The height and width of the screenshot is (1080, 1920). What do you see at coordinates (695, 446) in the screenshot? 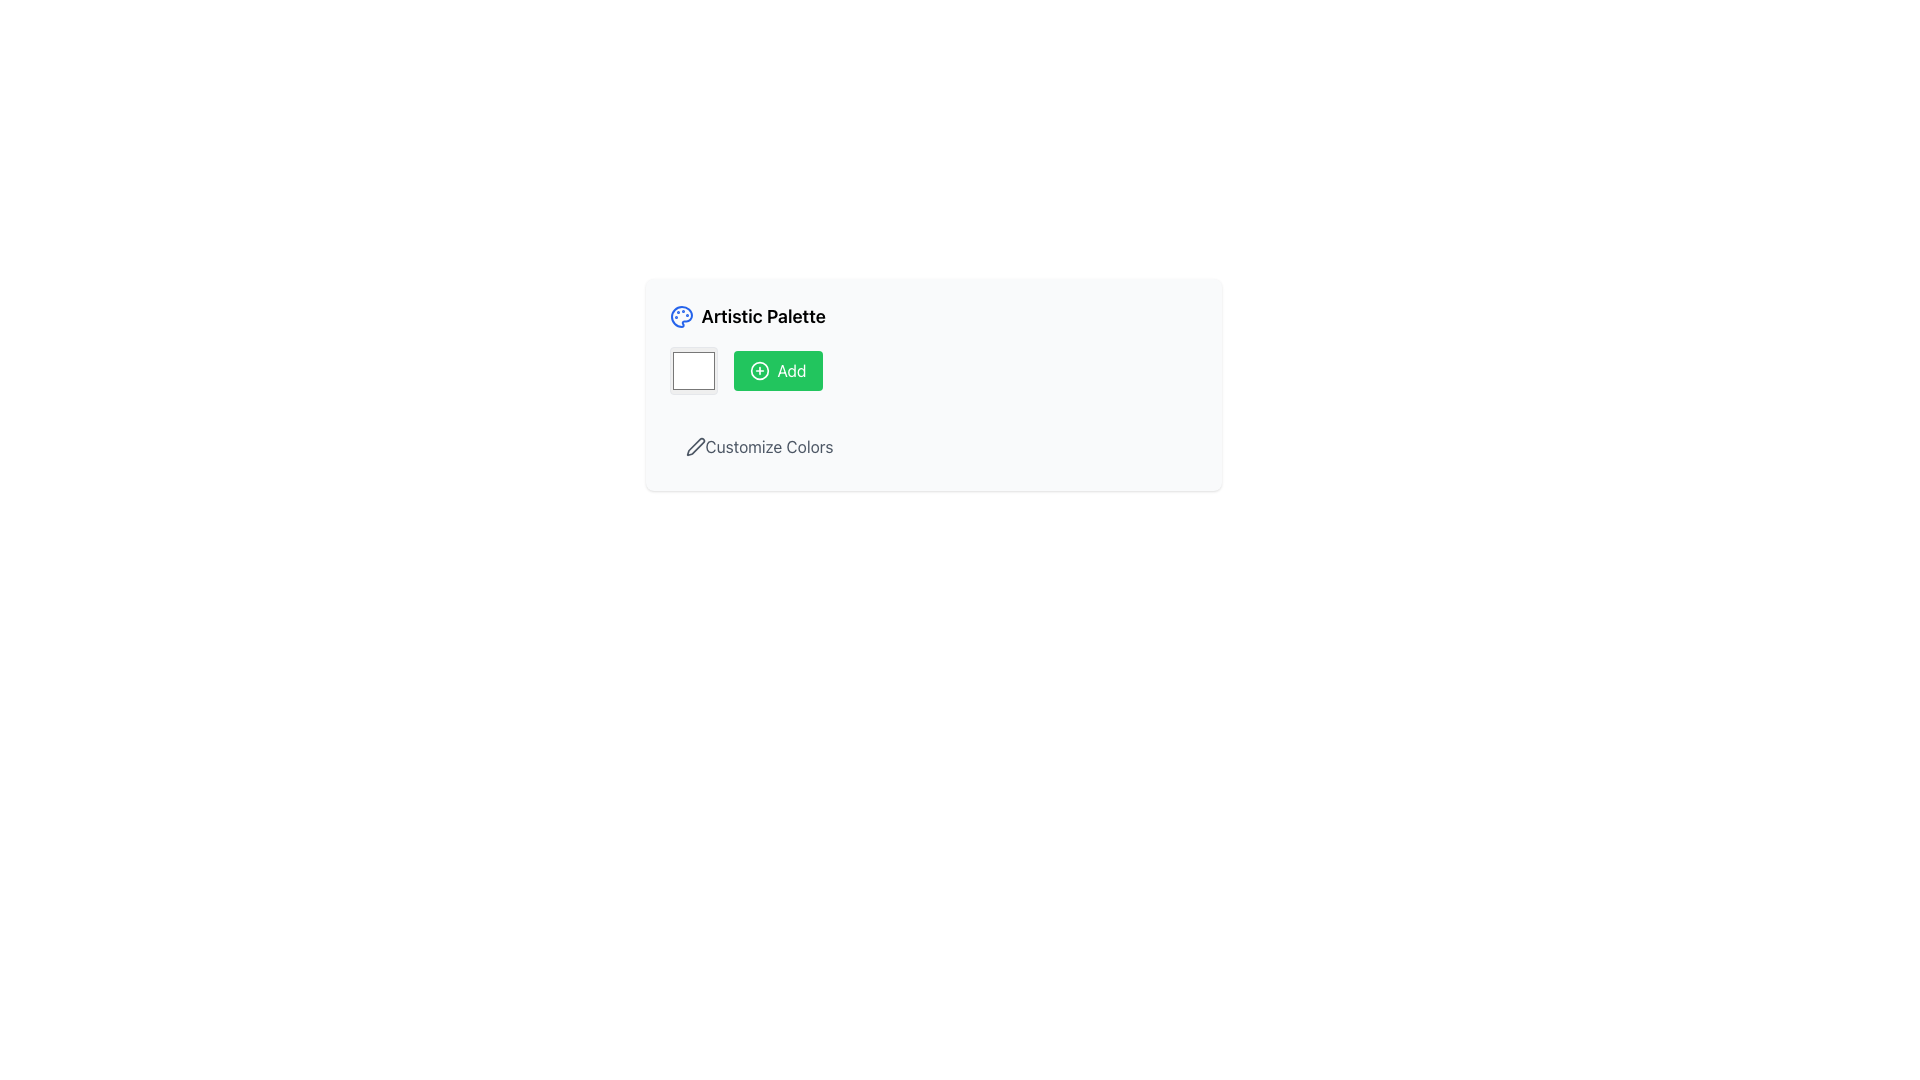
I see `the icon that represents customizing or editing colors, which is located to the left of the 'Customize Colors' text label at the lower section of the interface` at bounding box center [695, 446].